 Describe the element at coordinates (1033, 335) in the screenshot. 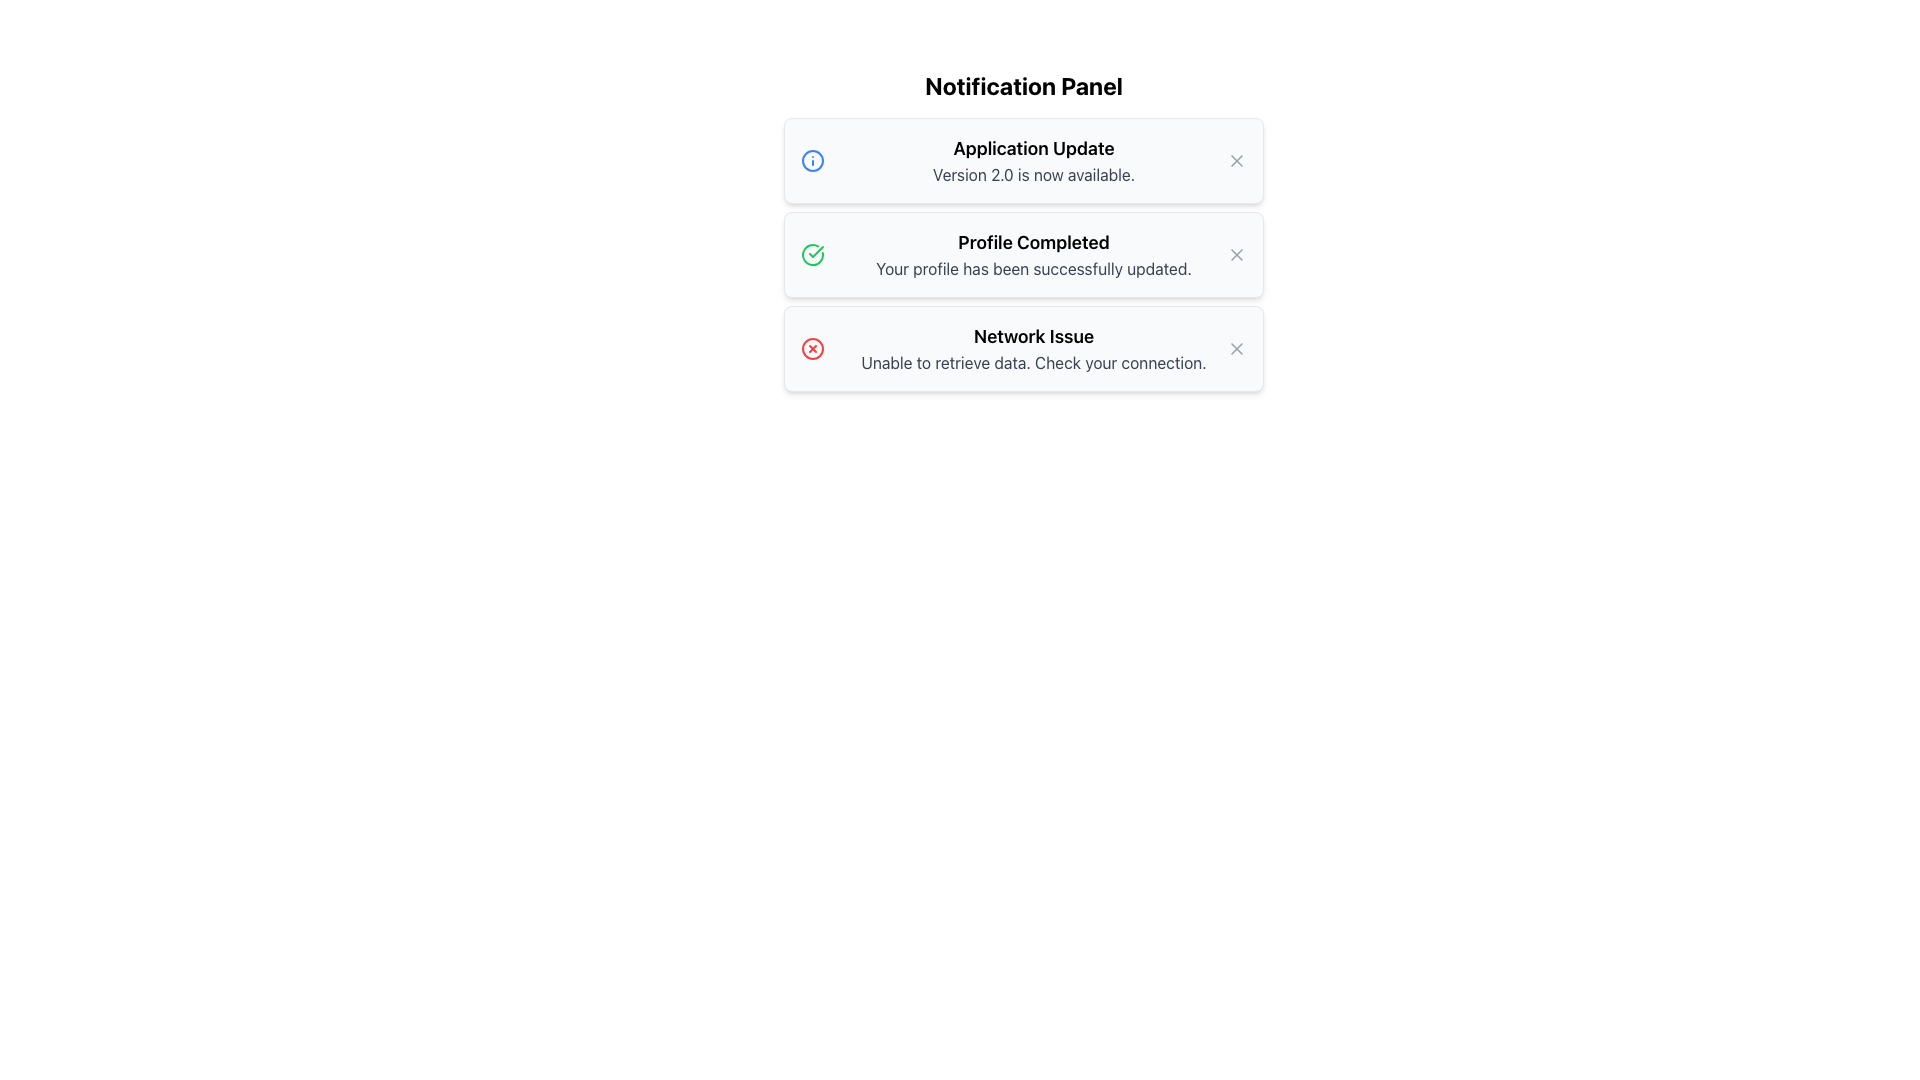

I see `text label 'Network Issue' located in the third notification box from the top in the notification panel, positioned above the supporting text 'Unable to retrieve data. Check your connection.'` at that location.